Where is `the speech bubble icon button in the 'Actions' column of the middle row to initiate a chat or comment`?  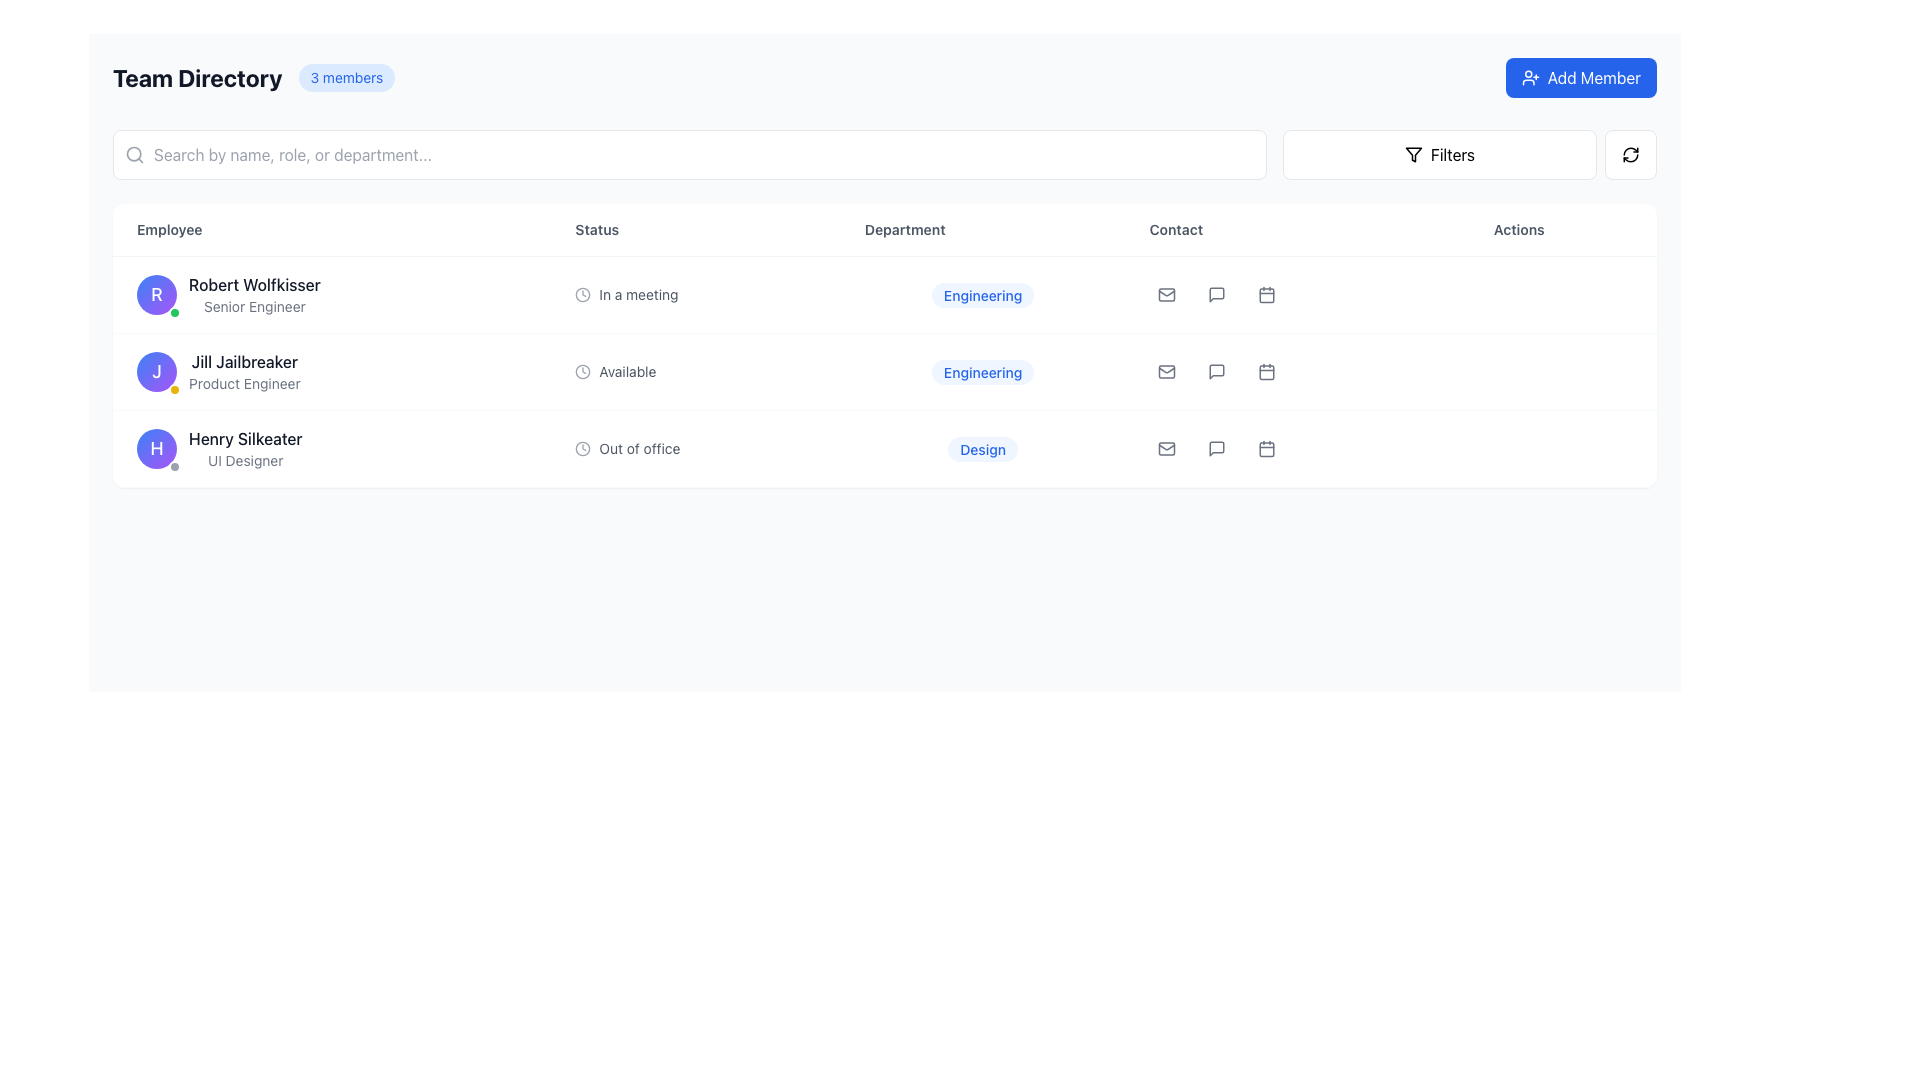 the speech bubble icon button in the 'Actions' column of the middle row to initiate a chat or comment is located at coordinates (1215, 371).